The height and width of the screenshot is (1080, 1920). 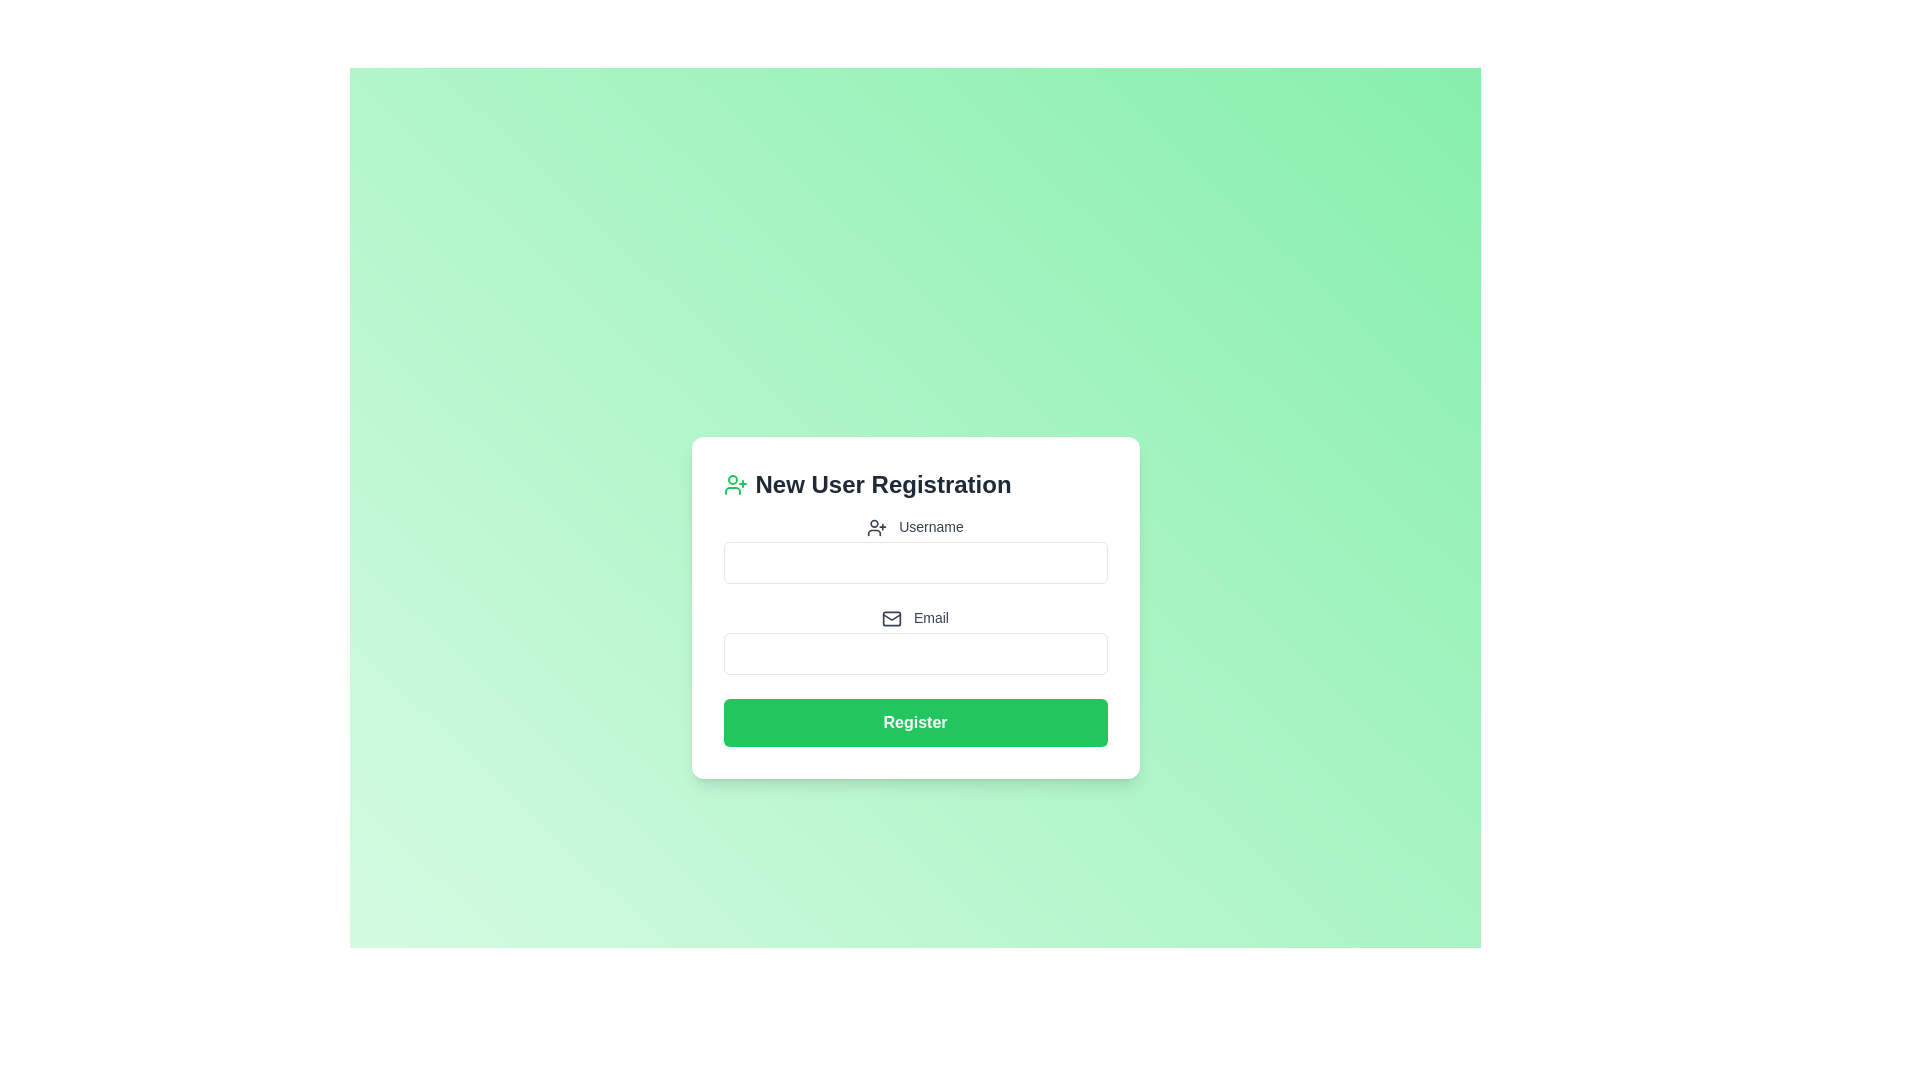 I want to click on the icon indicating the 'New User Registration' section, so click(x=734, y=484).